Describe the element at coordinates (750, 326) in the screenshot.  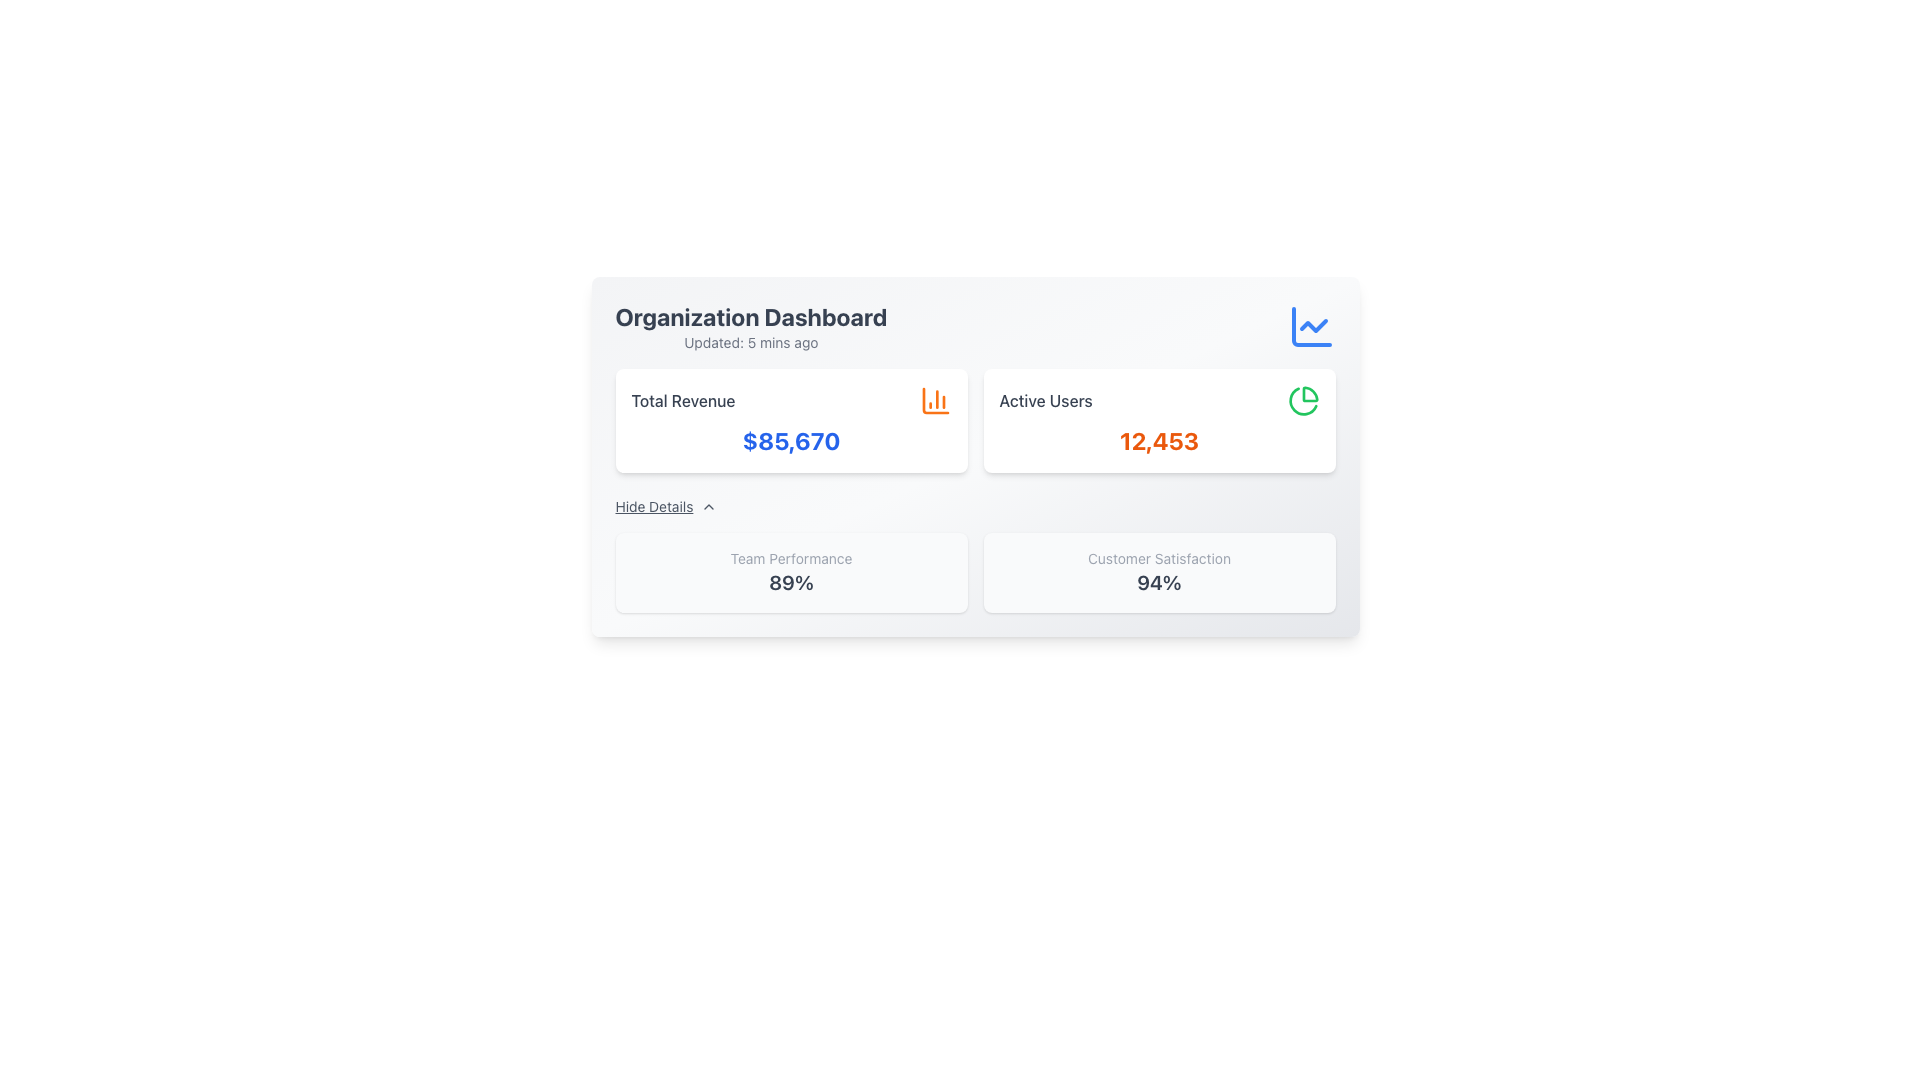
I see `title 'Organization Dashboard' and the timestamp 'Updated: 5 mins ago' from the text block located at the top-left corner of the main content section beneath the dashboard header` at that location.